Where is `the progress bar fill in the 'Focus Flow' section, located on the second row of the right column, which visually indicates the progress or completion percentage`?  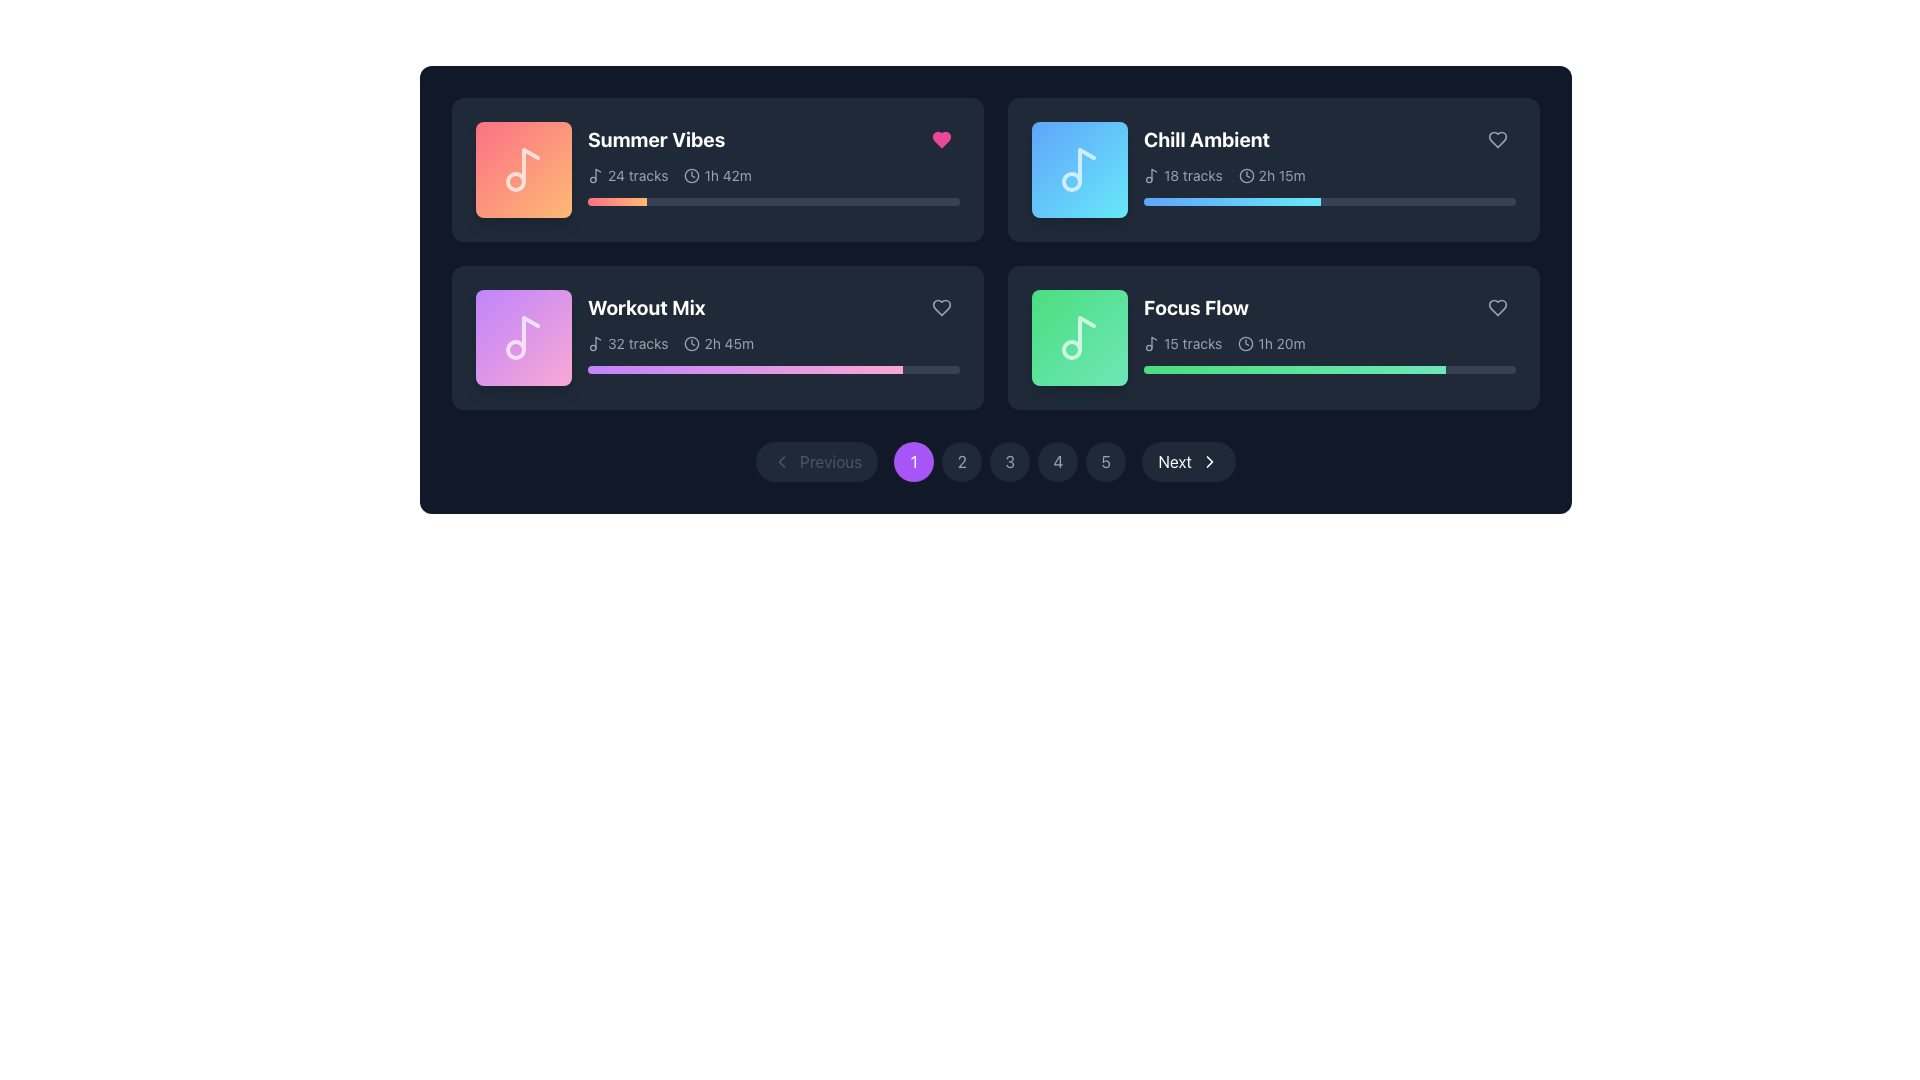 the progress bar fill in the 'Focus Flow' section, located on the second row of the right column, which visually indicates the progress or completion percentage is located at coordinates (1294, 370).